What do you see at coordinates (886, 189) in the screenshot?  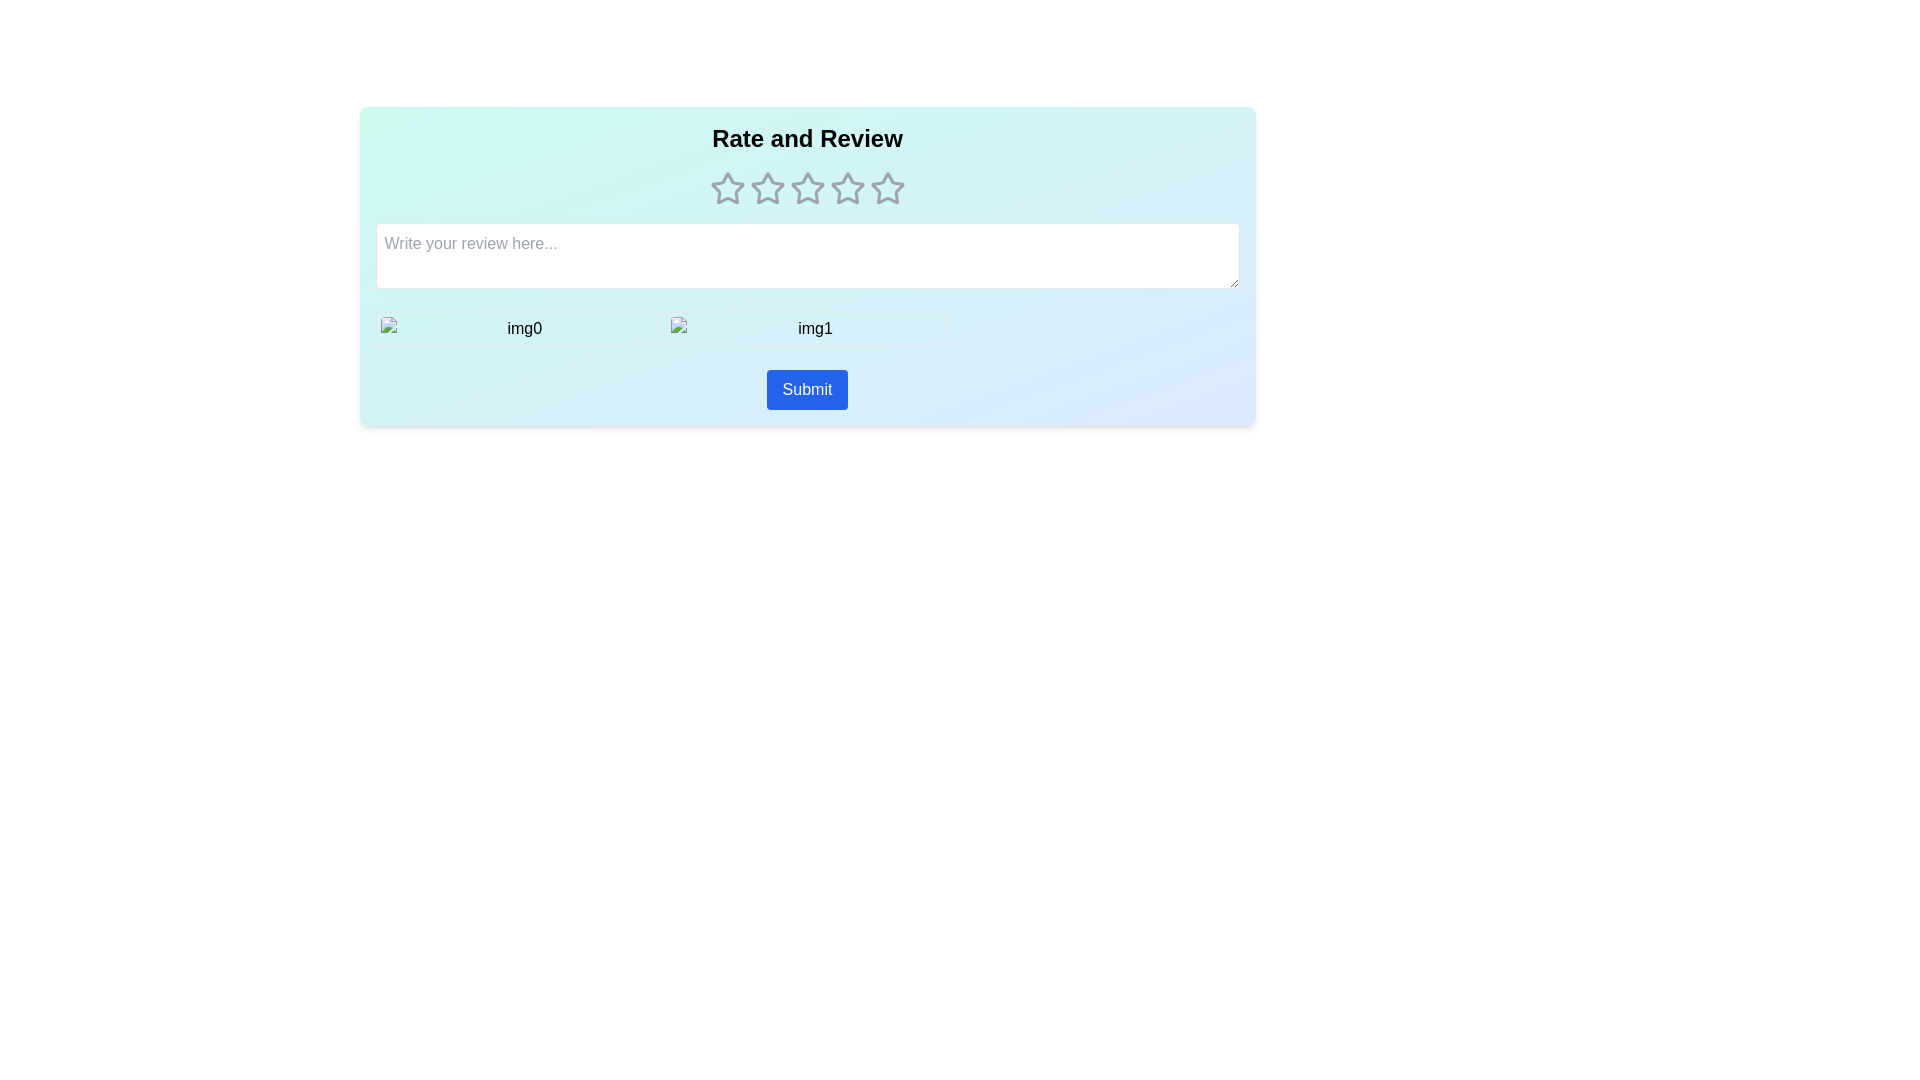 I see `the star corresponding to 5 stars to preview the rating` at bounding box center [886, 189].